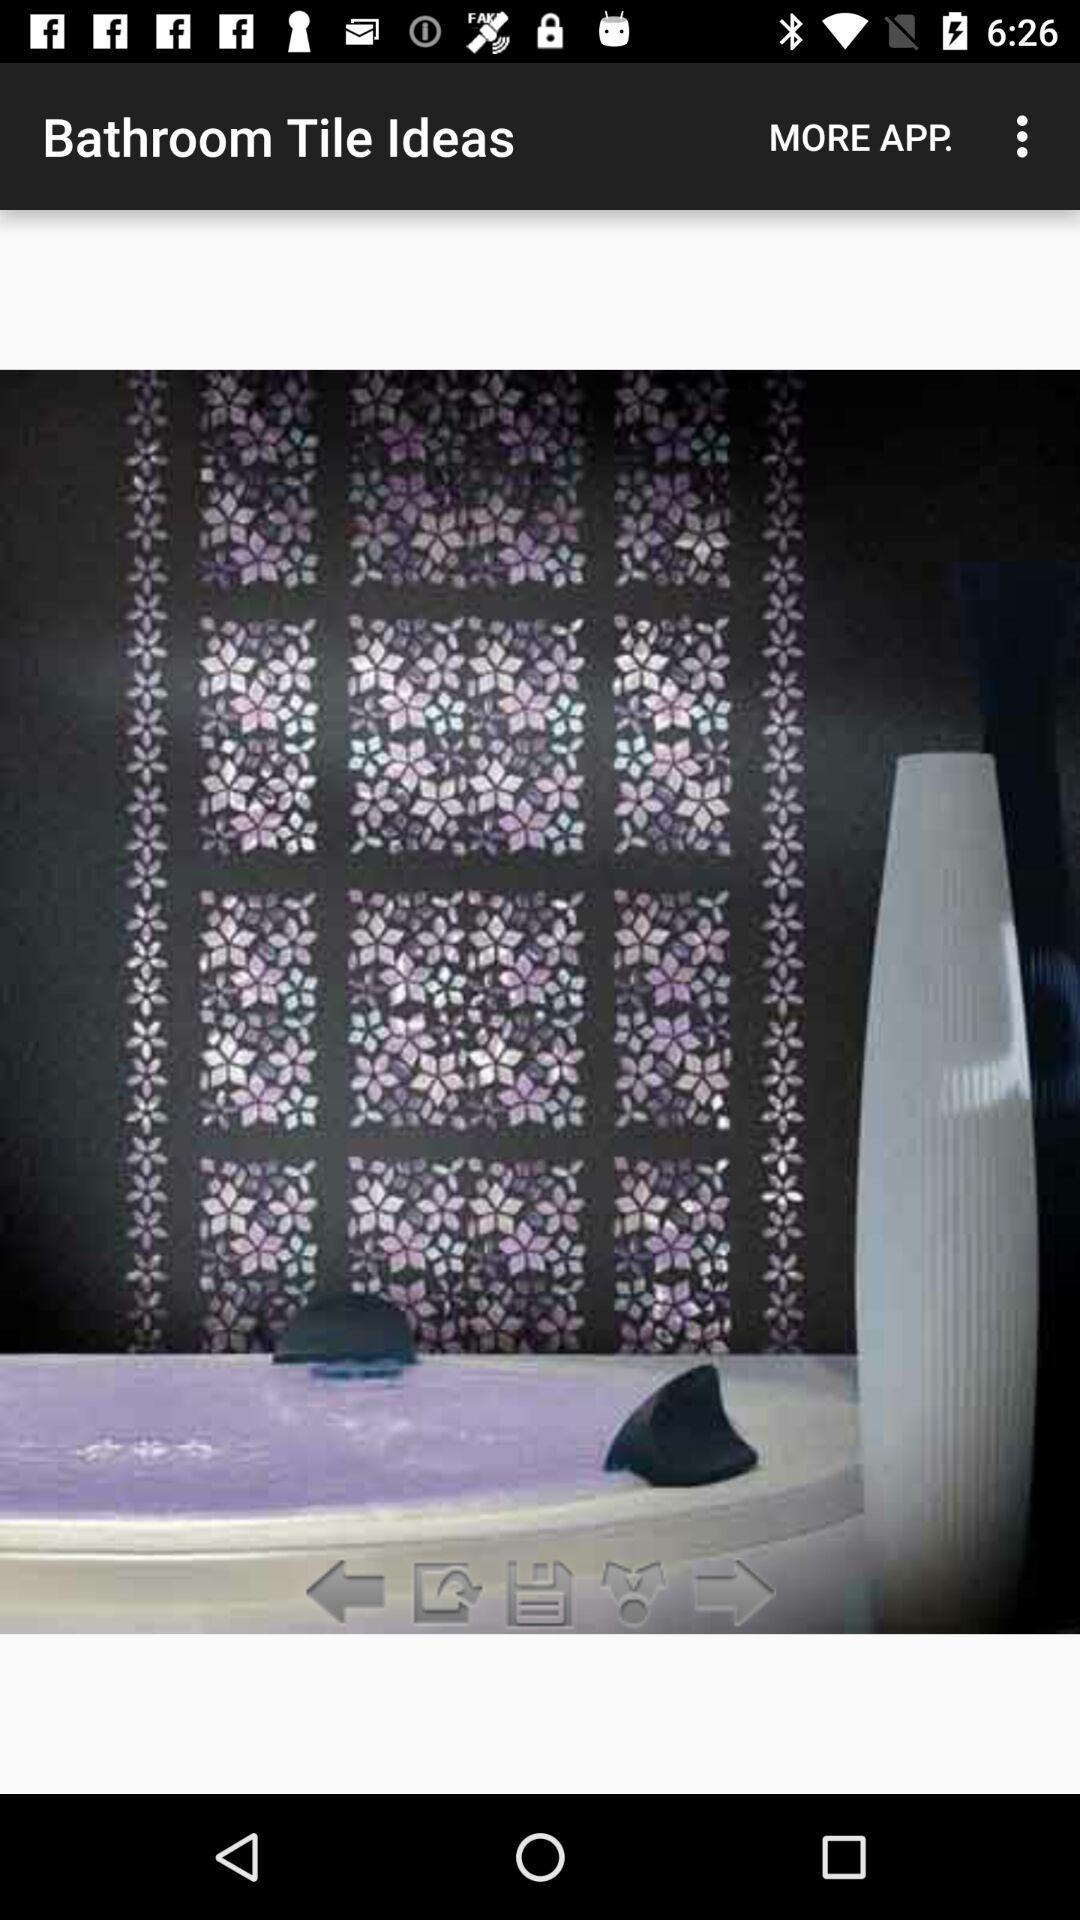 Image resolution: width=1080 pixels, height=1920 pixels. I want to click on split, so click(634, 1593).